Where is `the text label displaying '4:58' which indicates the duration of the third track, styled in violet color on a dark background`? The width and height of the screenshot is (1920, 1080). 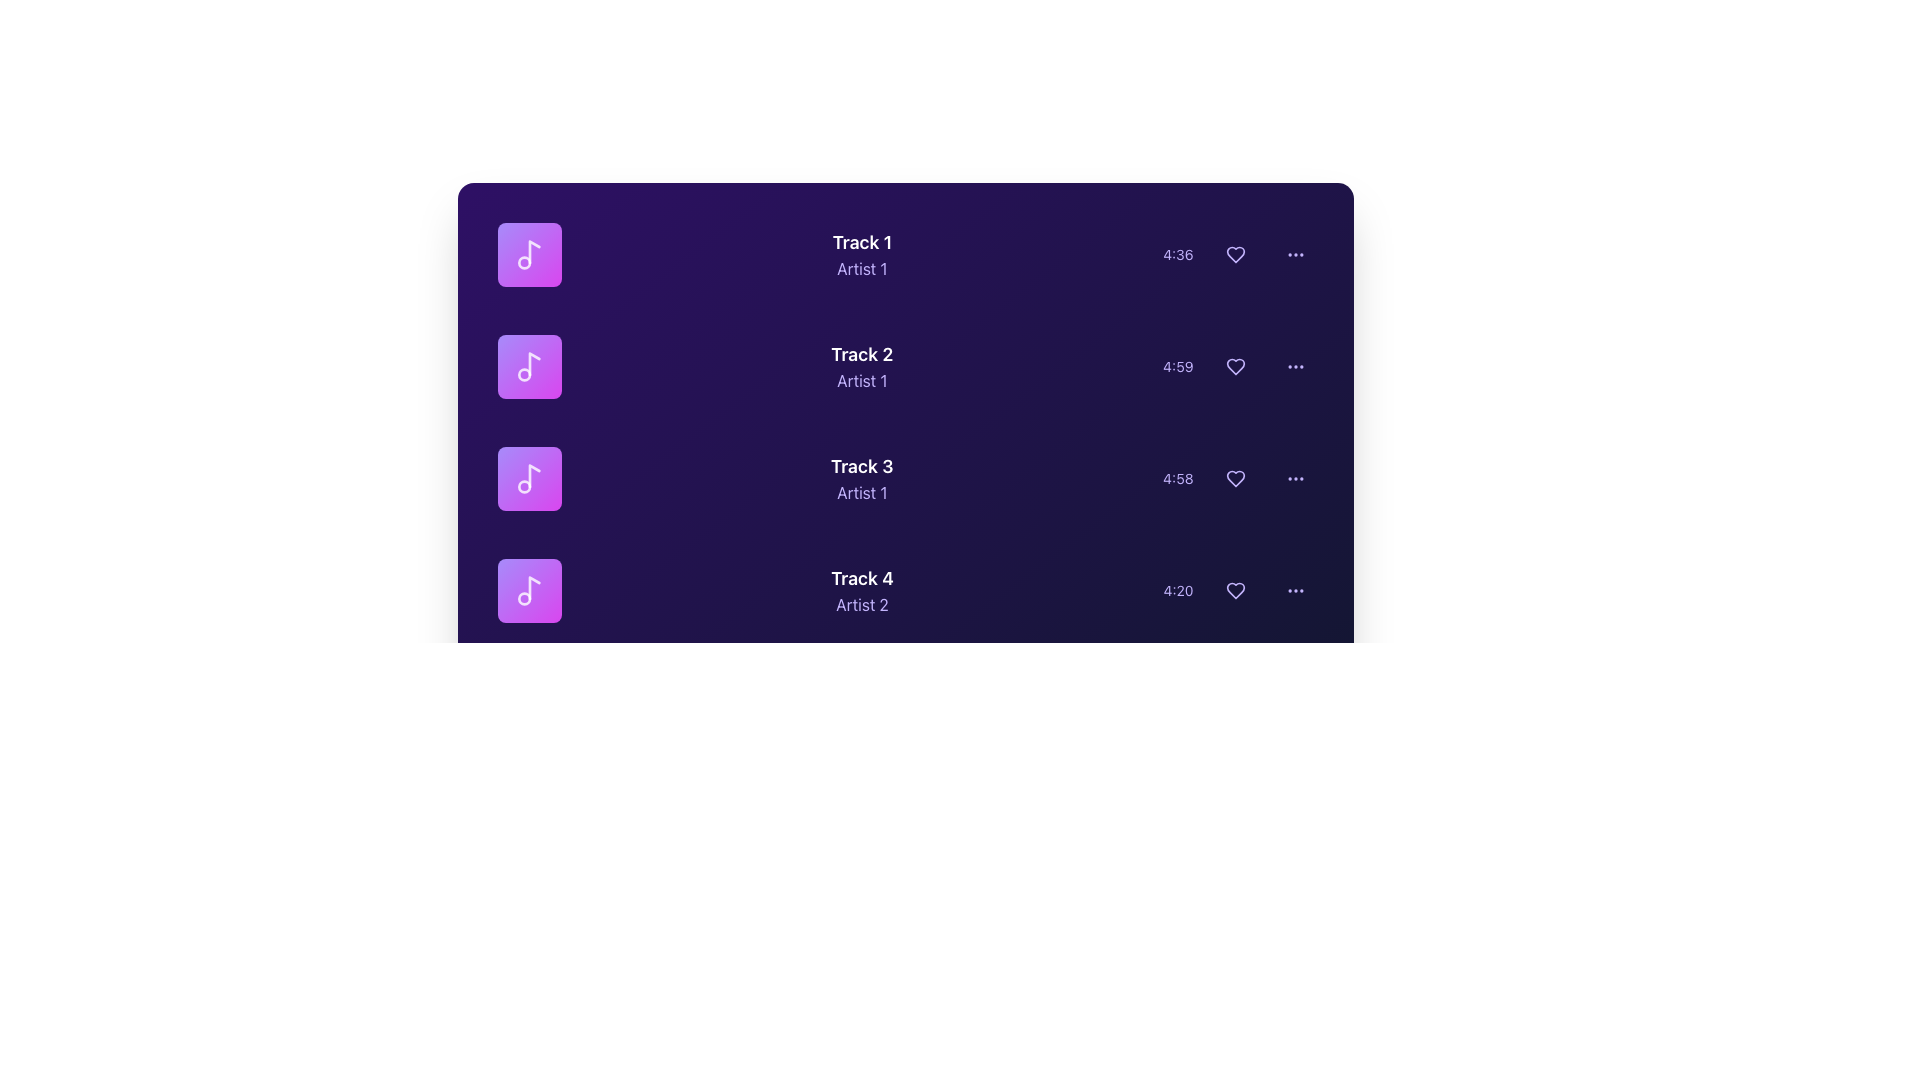 the text label displaying '4:58' which indicates the duration of the third track, styled in violet color on a dark background is located at coordinates (1178, 478).